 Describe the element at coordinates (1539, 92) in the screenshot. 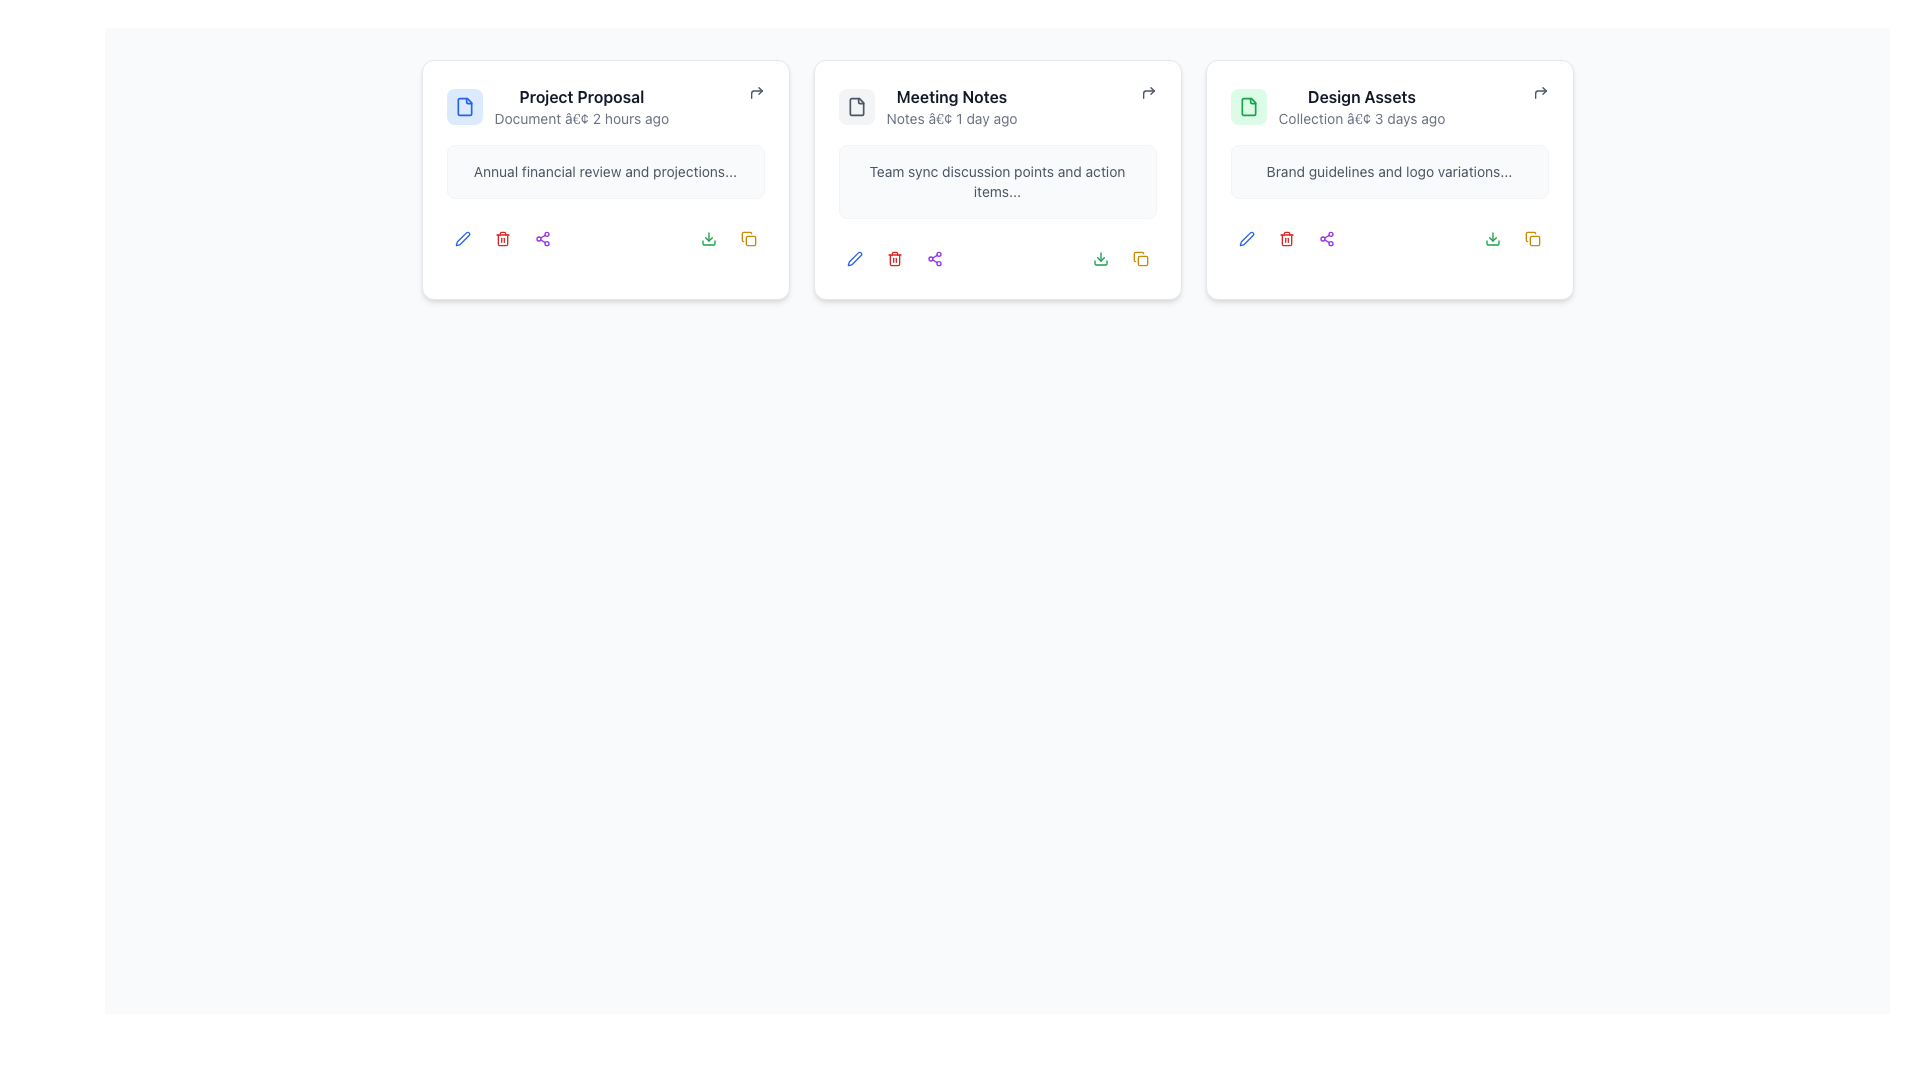

I see `the small gray icon resembling a curved arrow pointing upwards to the right, located at the top-right corner of the 'Design Assets' card` at that location.